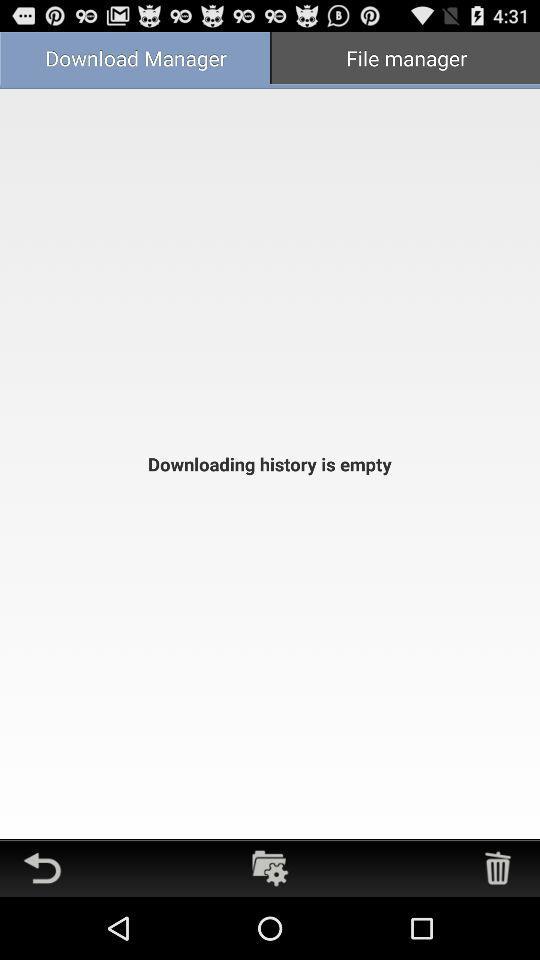 The width and height of the screenshot is (540, 960). Describe the element at coordinates (496, 929) in the screenshot. I see `the delete icon` at that location.